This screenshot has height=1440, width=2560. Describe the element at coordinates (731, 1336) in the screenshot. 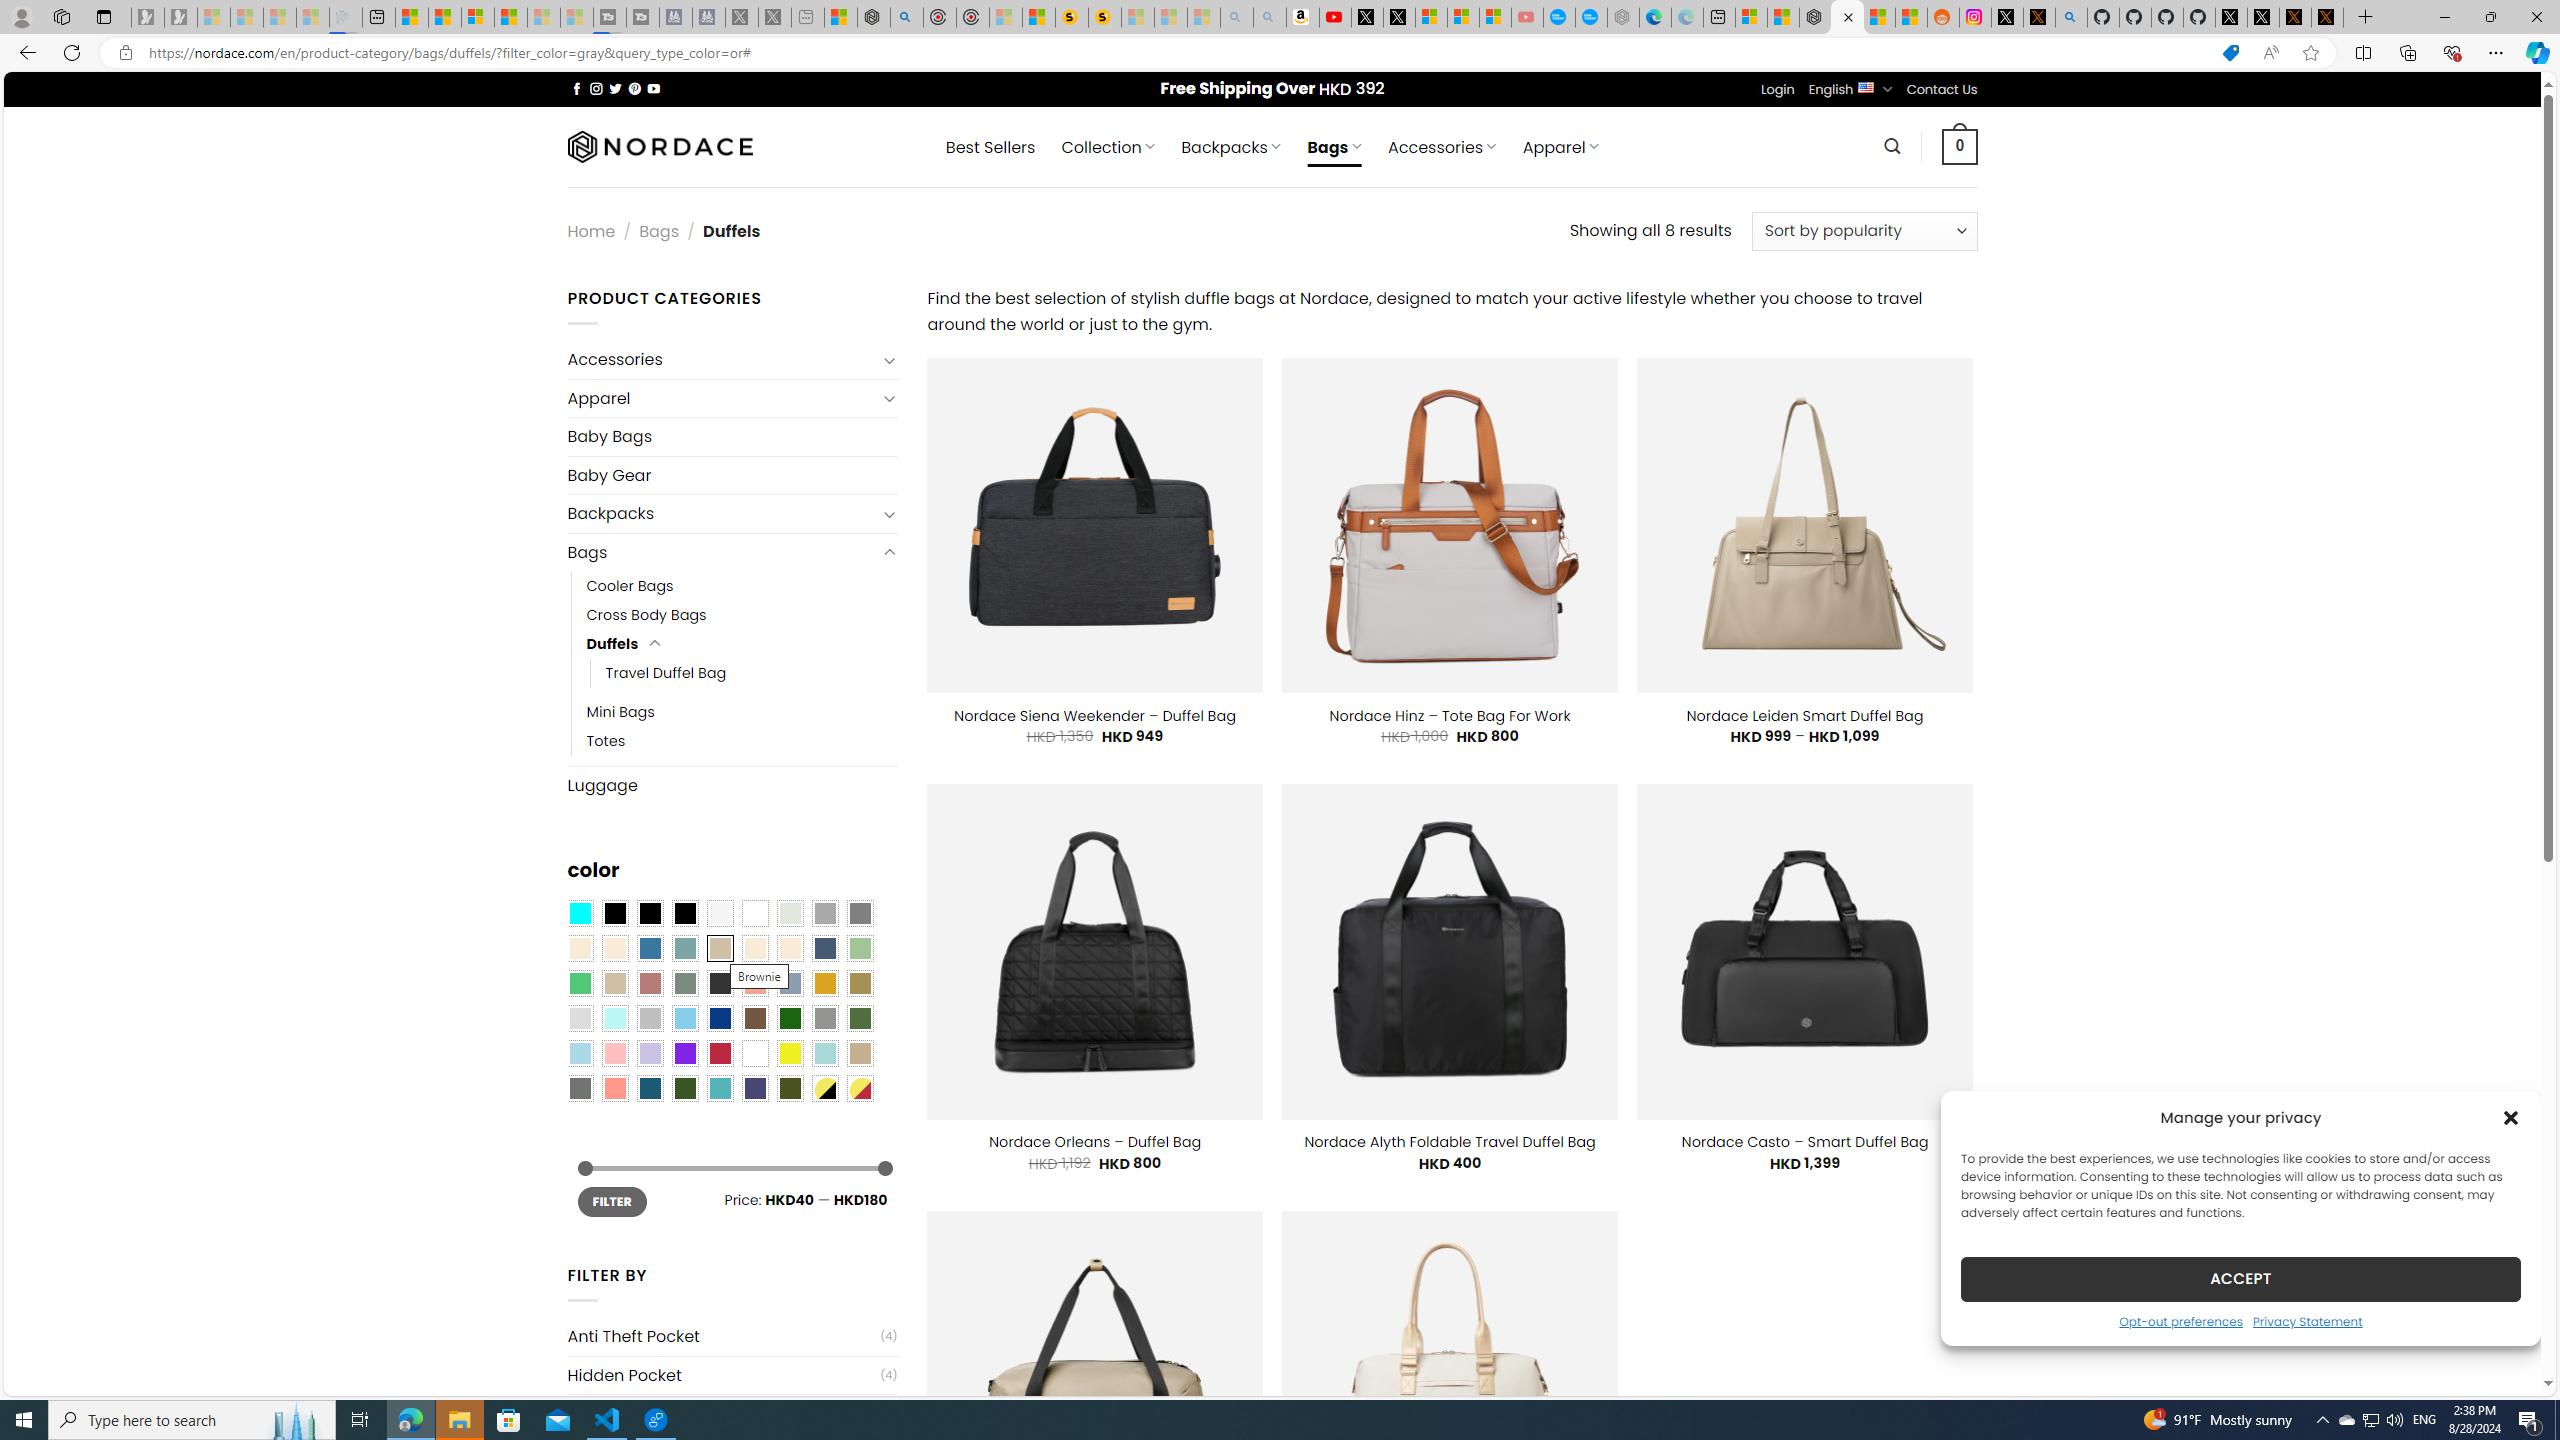

I see `'Anti Theft Pocket(4)'` at that location.